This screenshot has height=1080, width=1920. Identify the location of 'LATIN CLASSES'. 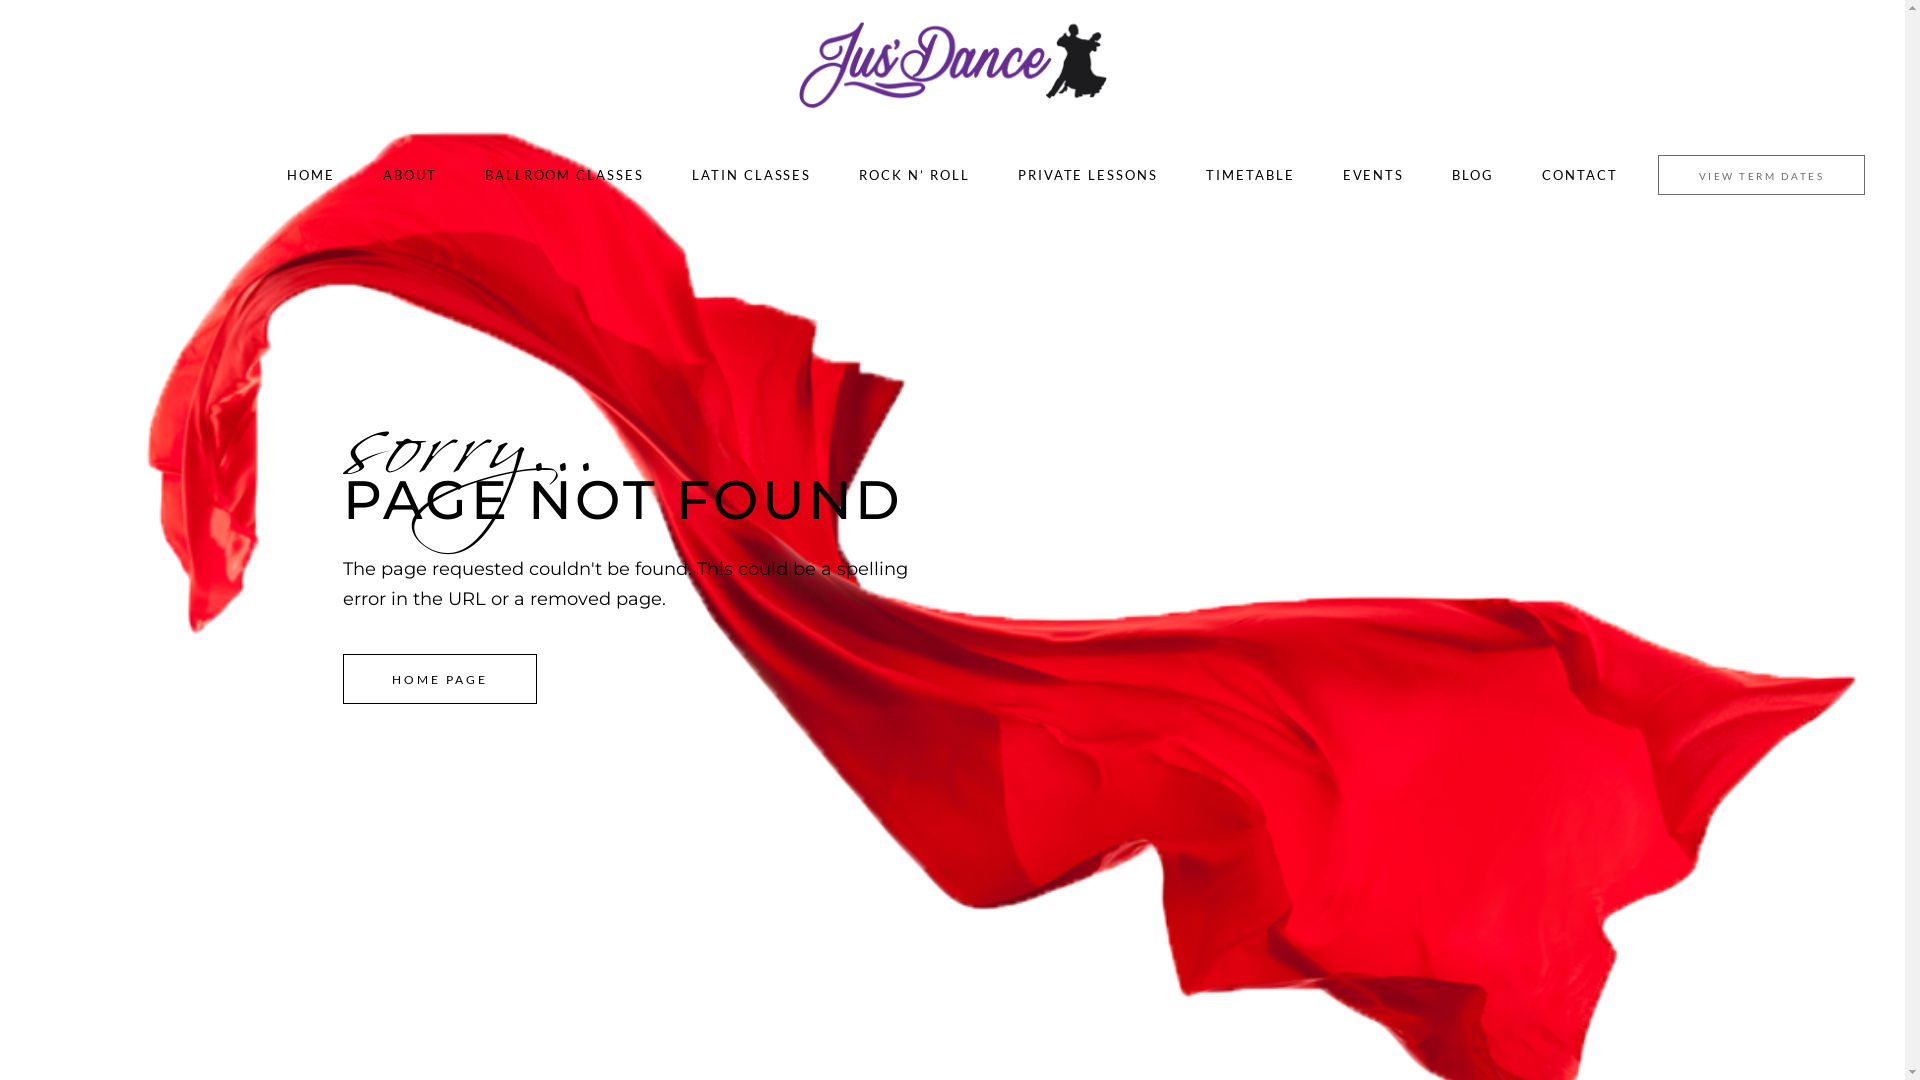
(750, 173).